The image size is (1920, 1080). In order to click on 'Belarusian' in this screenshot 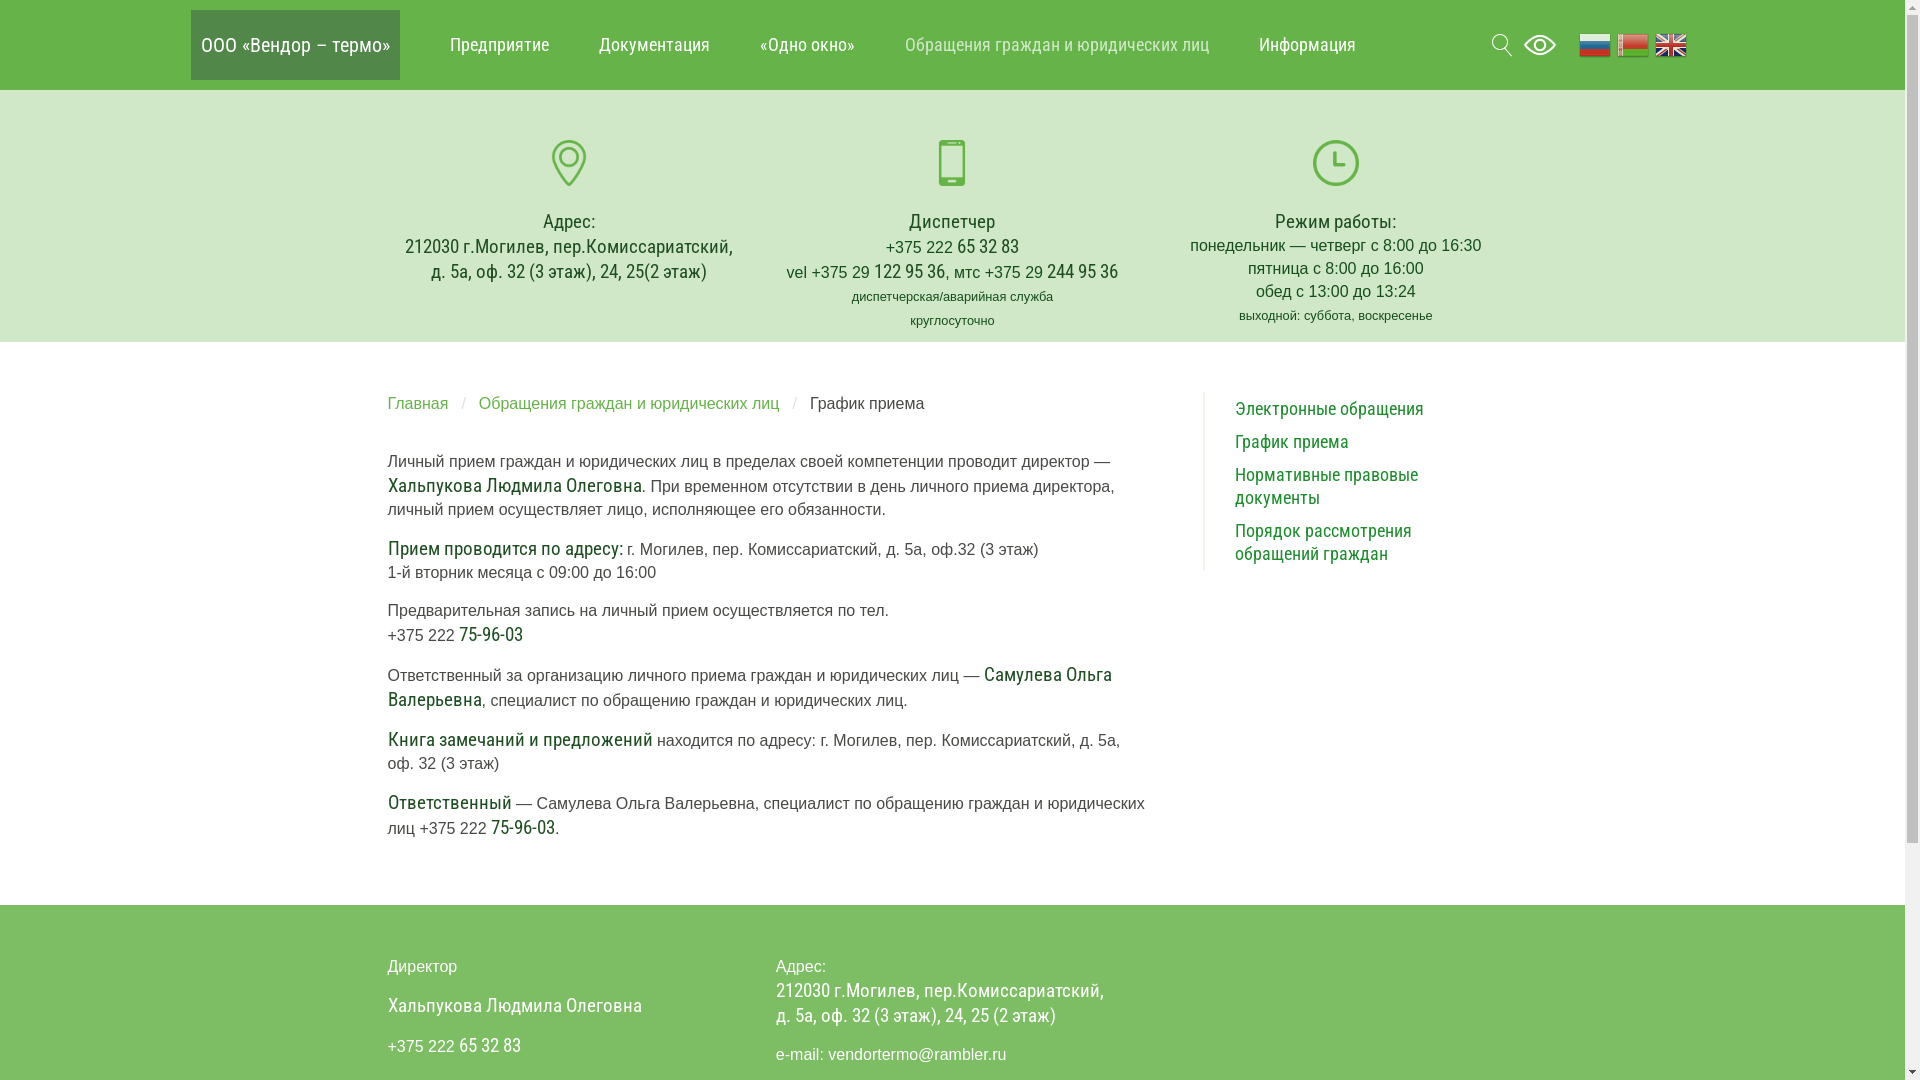, I will do `click(1613, 43)`.